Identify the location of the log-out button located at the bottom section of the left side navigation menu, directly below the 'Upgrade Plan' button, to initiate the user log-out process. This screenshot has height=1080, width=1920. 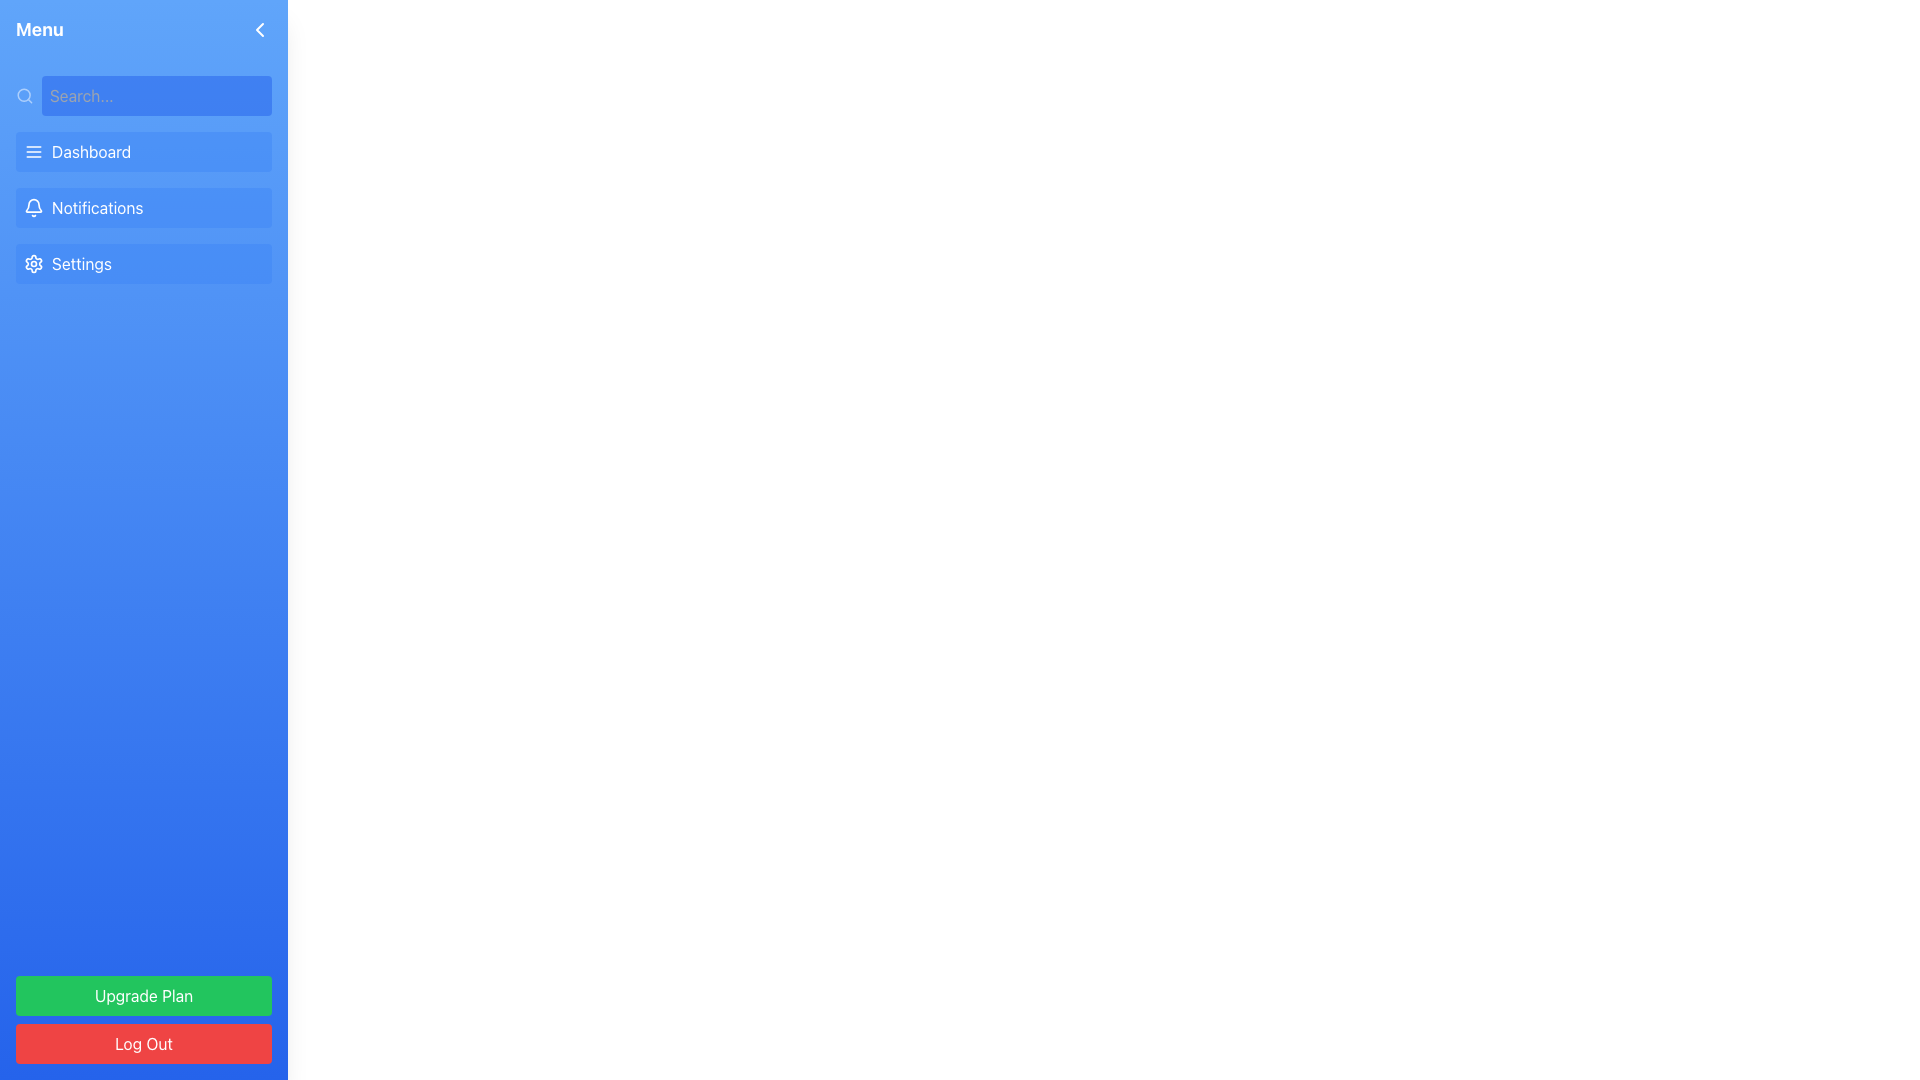
(143, 1043).